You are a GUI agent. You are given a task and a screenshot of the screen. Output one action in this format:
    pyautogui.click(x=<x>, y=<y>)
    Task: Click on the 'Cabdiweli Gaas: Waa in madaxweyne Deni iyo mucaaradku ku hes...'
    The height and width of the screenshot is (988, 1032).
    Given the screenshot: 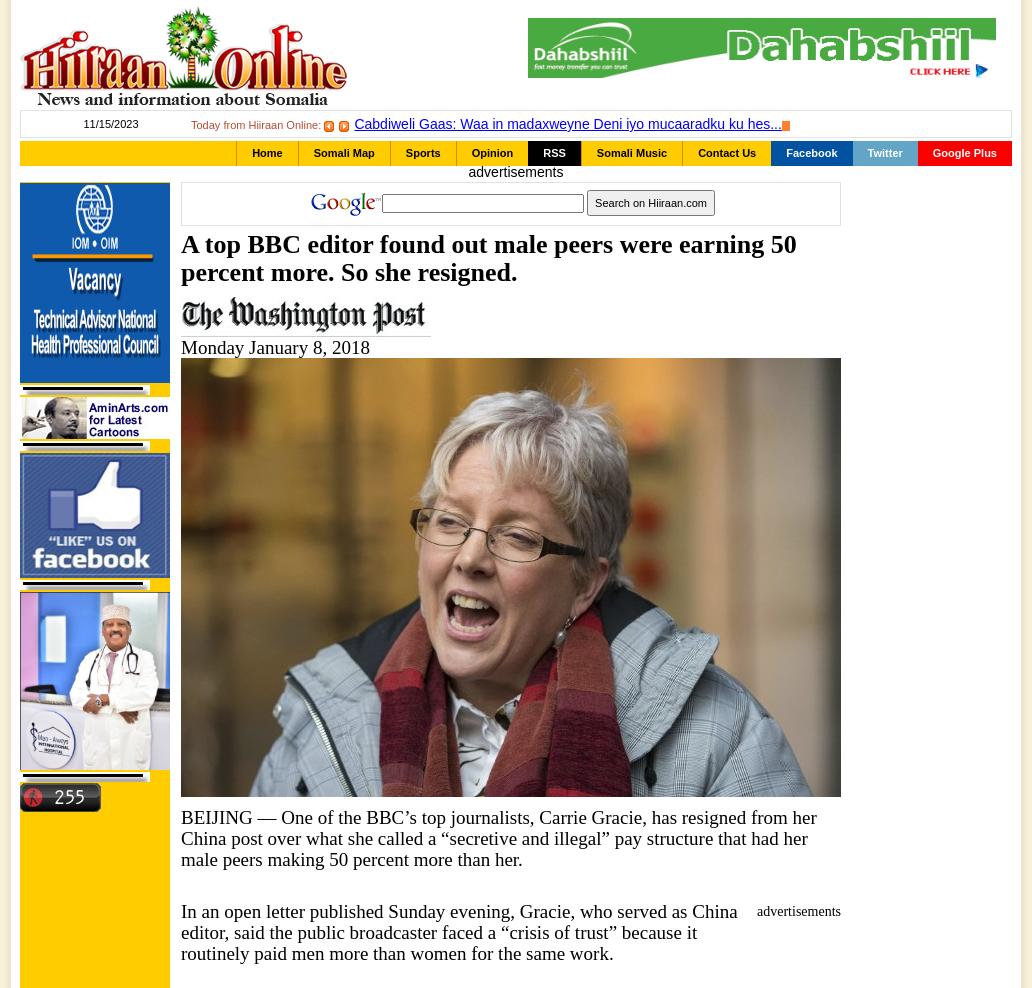 What is the action you would take?
    pyautogui.click(x=567, y=123)
    